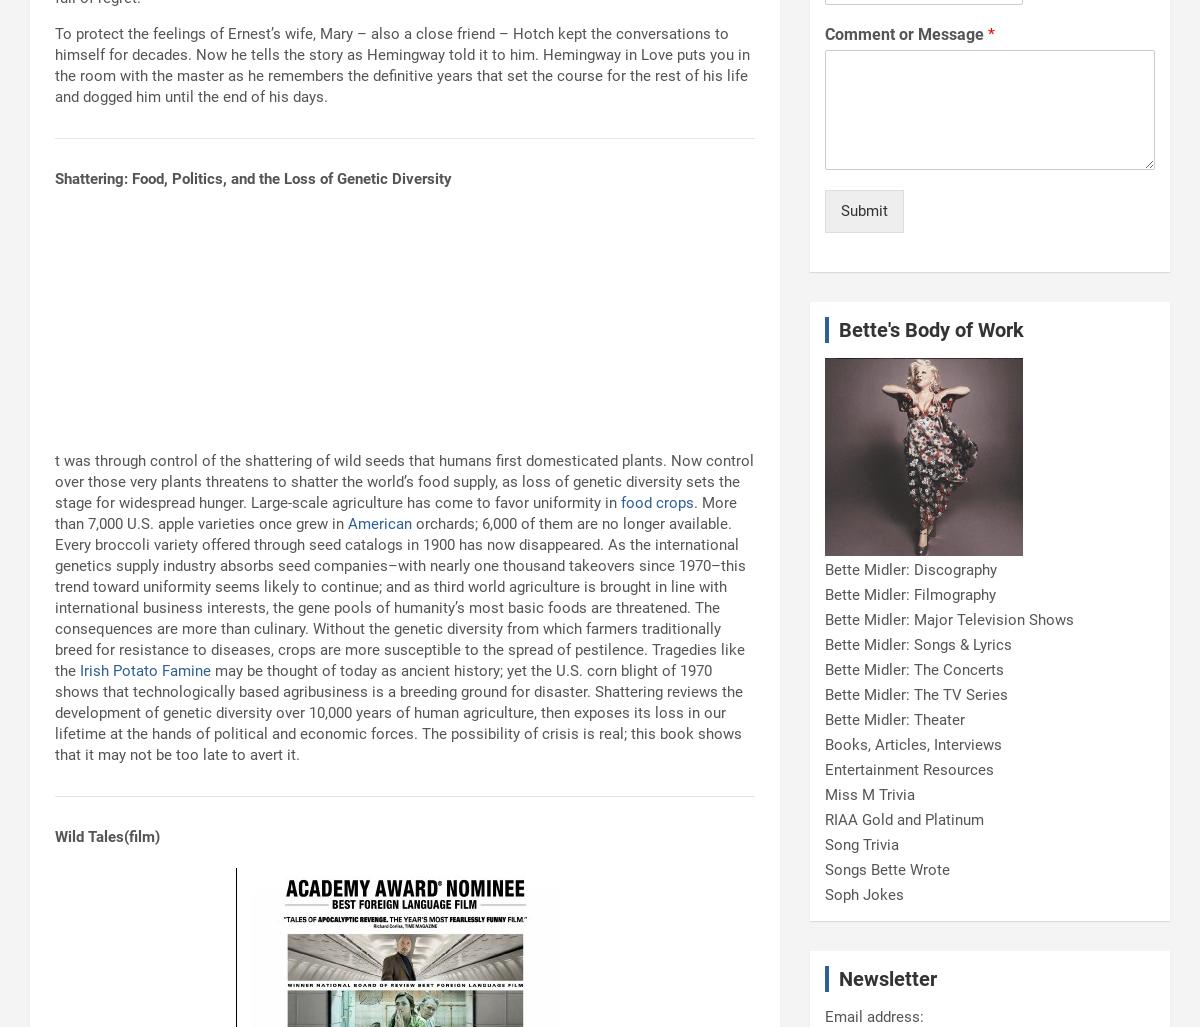  What do you see at coordinates (824, 643) in the screenshot?
I see `'Bette Midler: Songs & Lyrics'` at bounding box center [824, 643].